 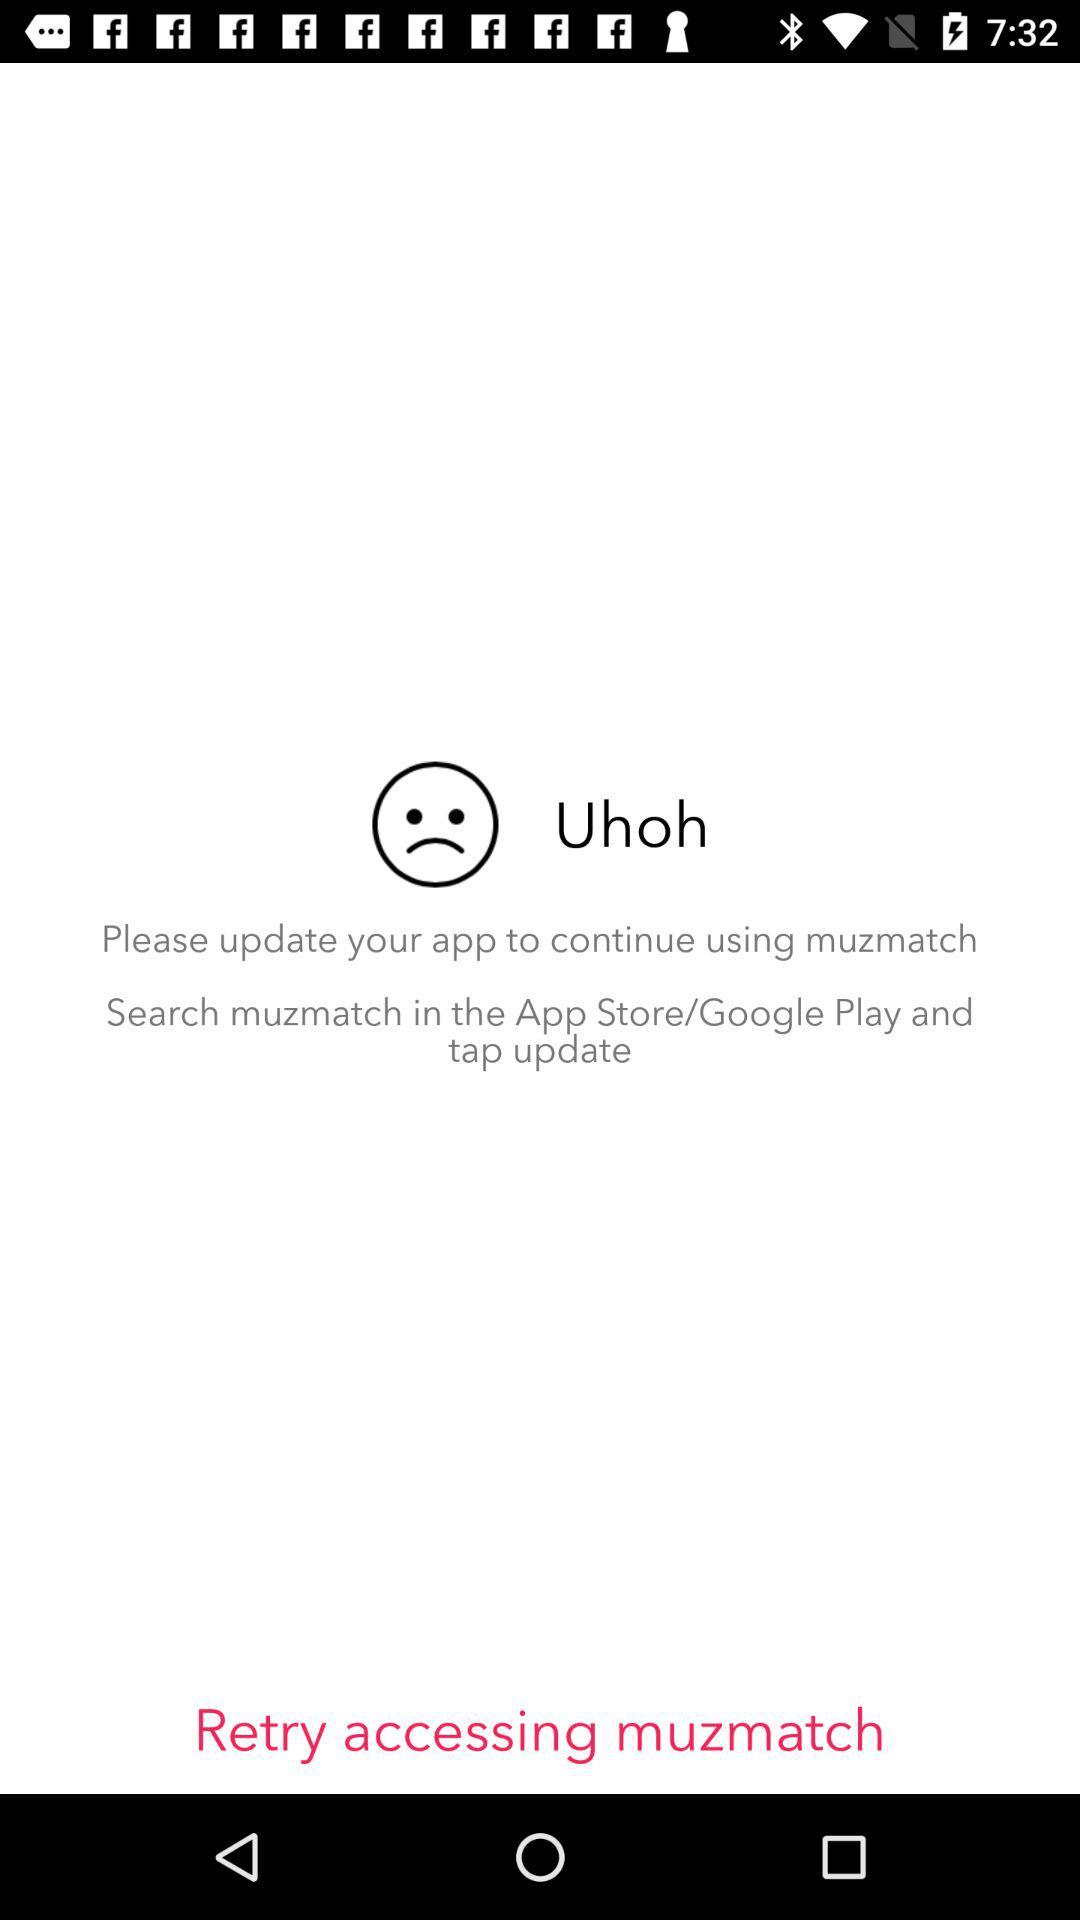 What do you see at coordinates (540, 1730) in the screenshot?
I see `retry accessing muzmatch icon` at bounding box center [540, 1730].